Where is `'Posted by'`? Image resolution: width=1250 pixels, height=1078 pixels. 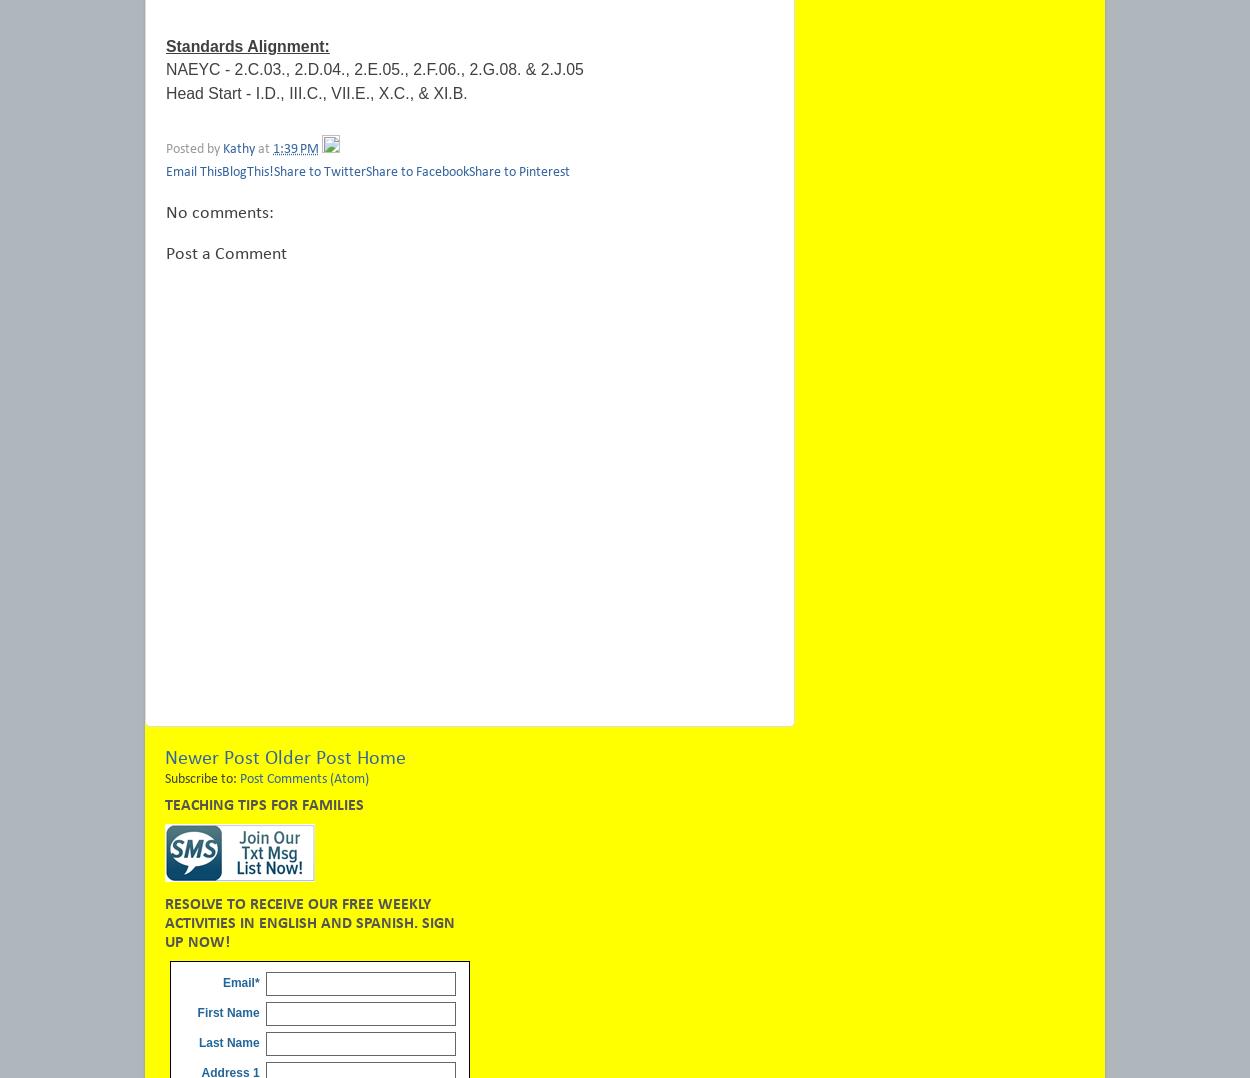 'Posted by' is located at coordinates (193, 149).